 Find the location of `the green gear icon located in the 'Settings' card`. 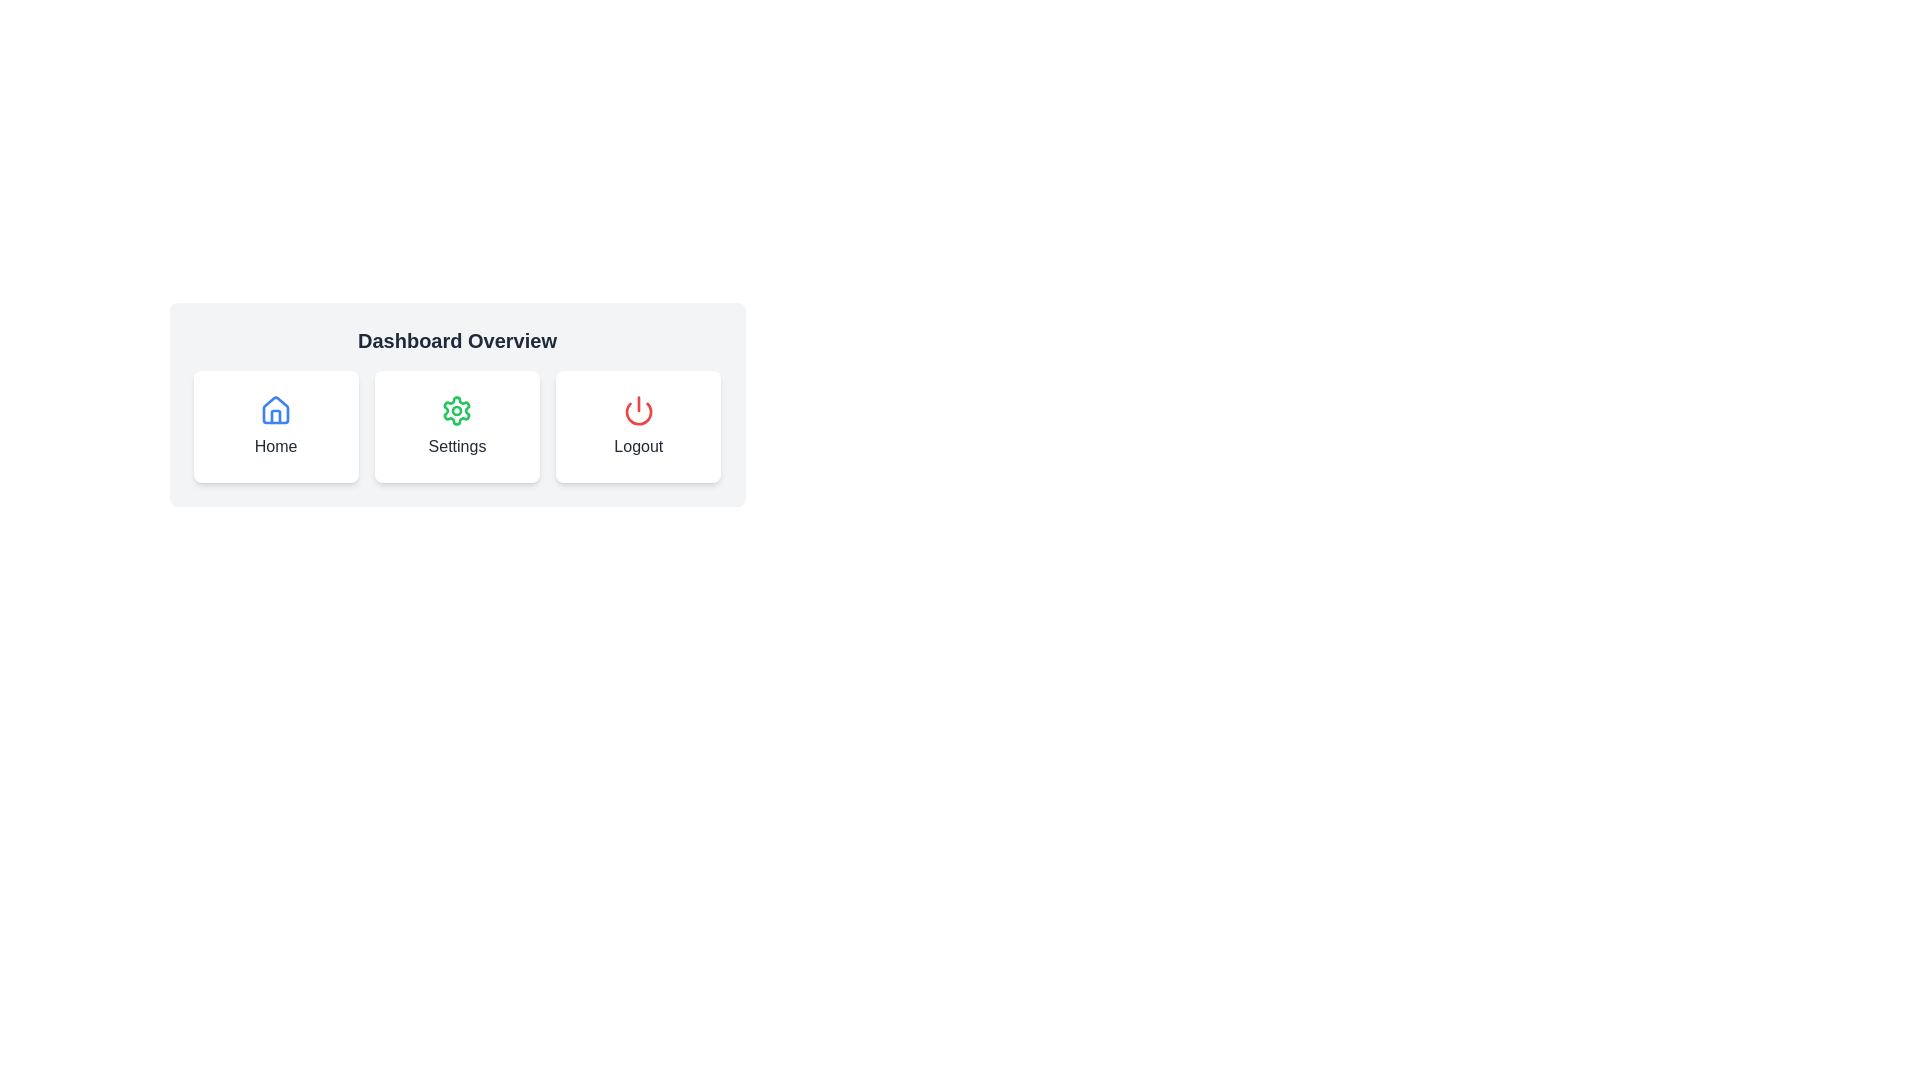

the green gear icon located in the 'Settings' card is located at coordinates (456, 410).